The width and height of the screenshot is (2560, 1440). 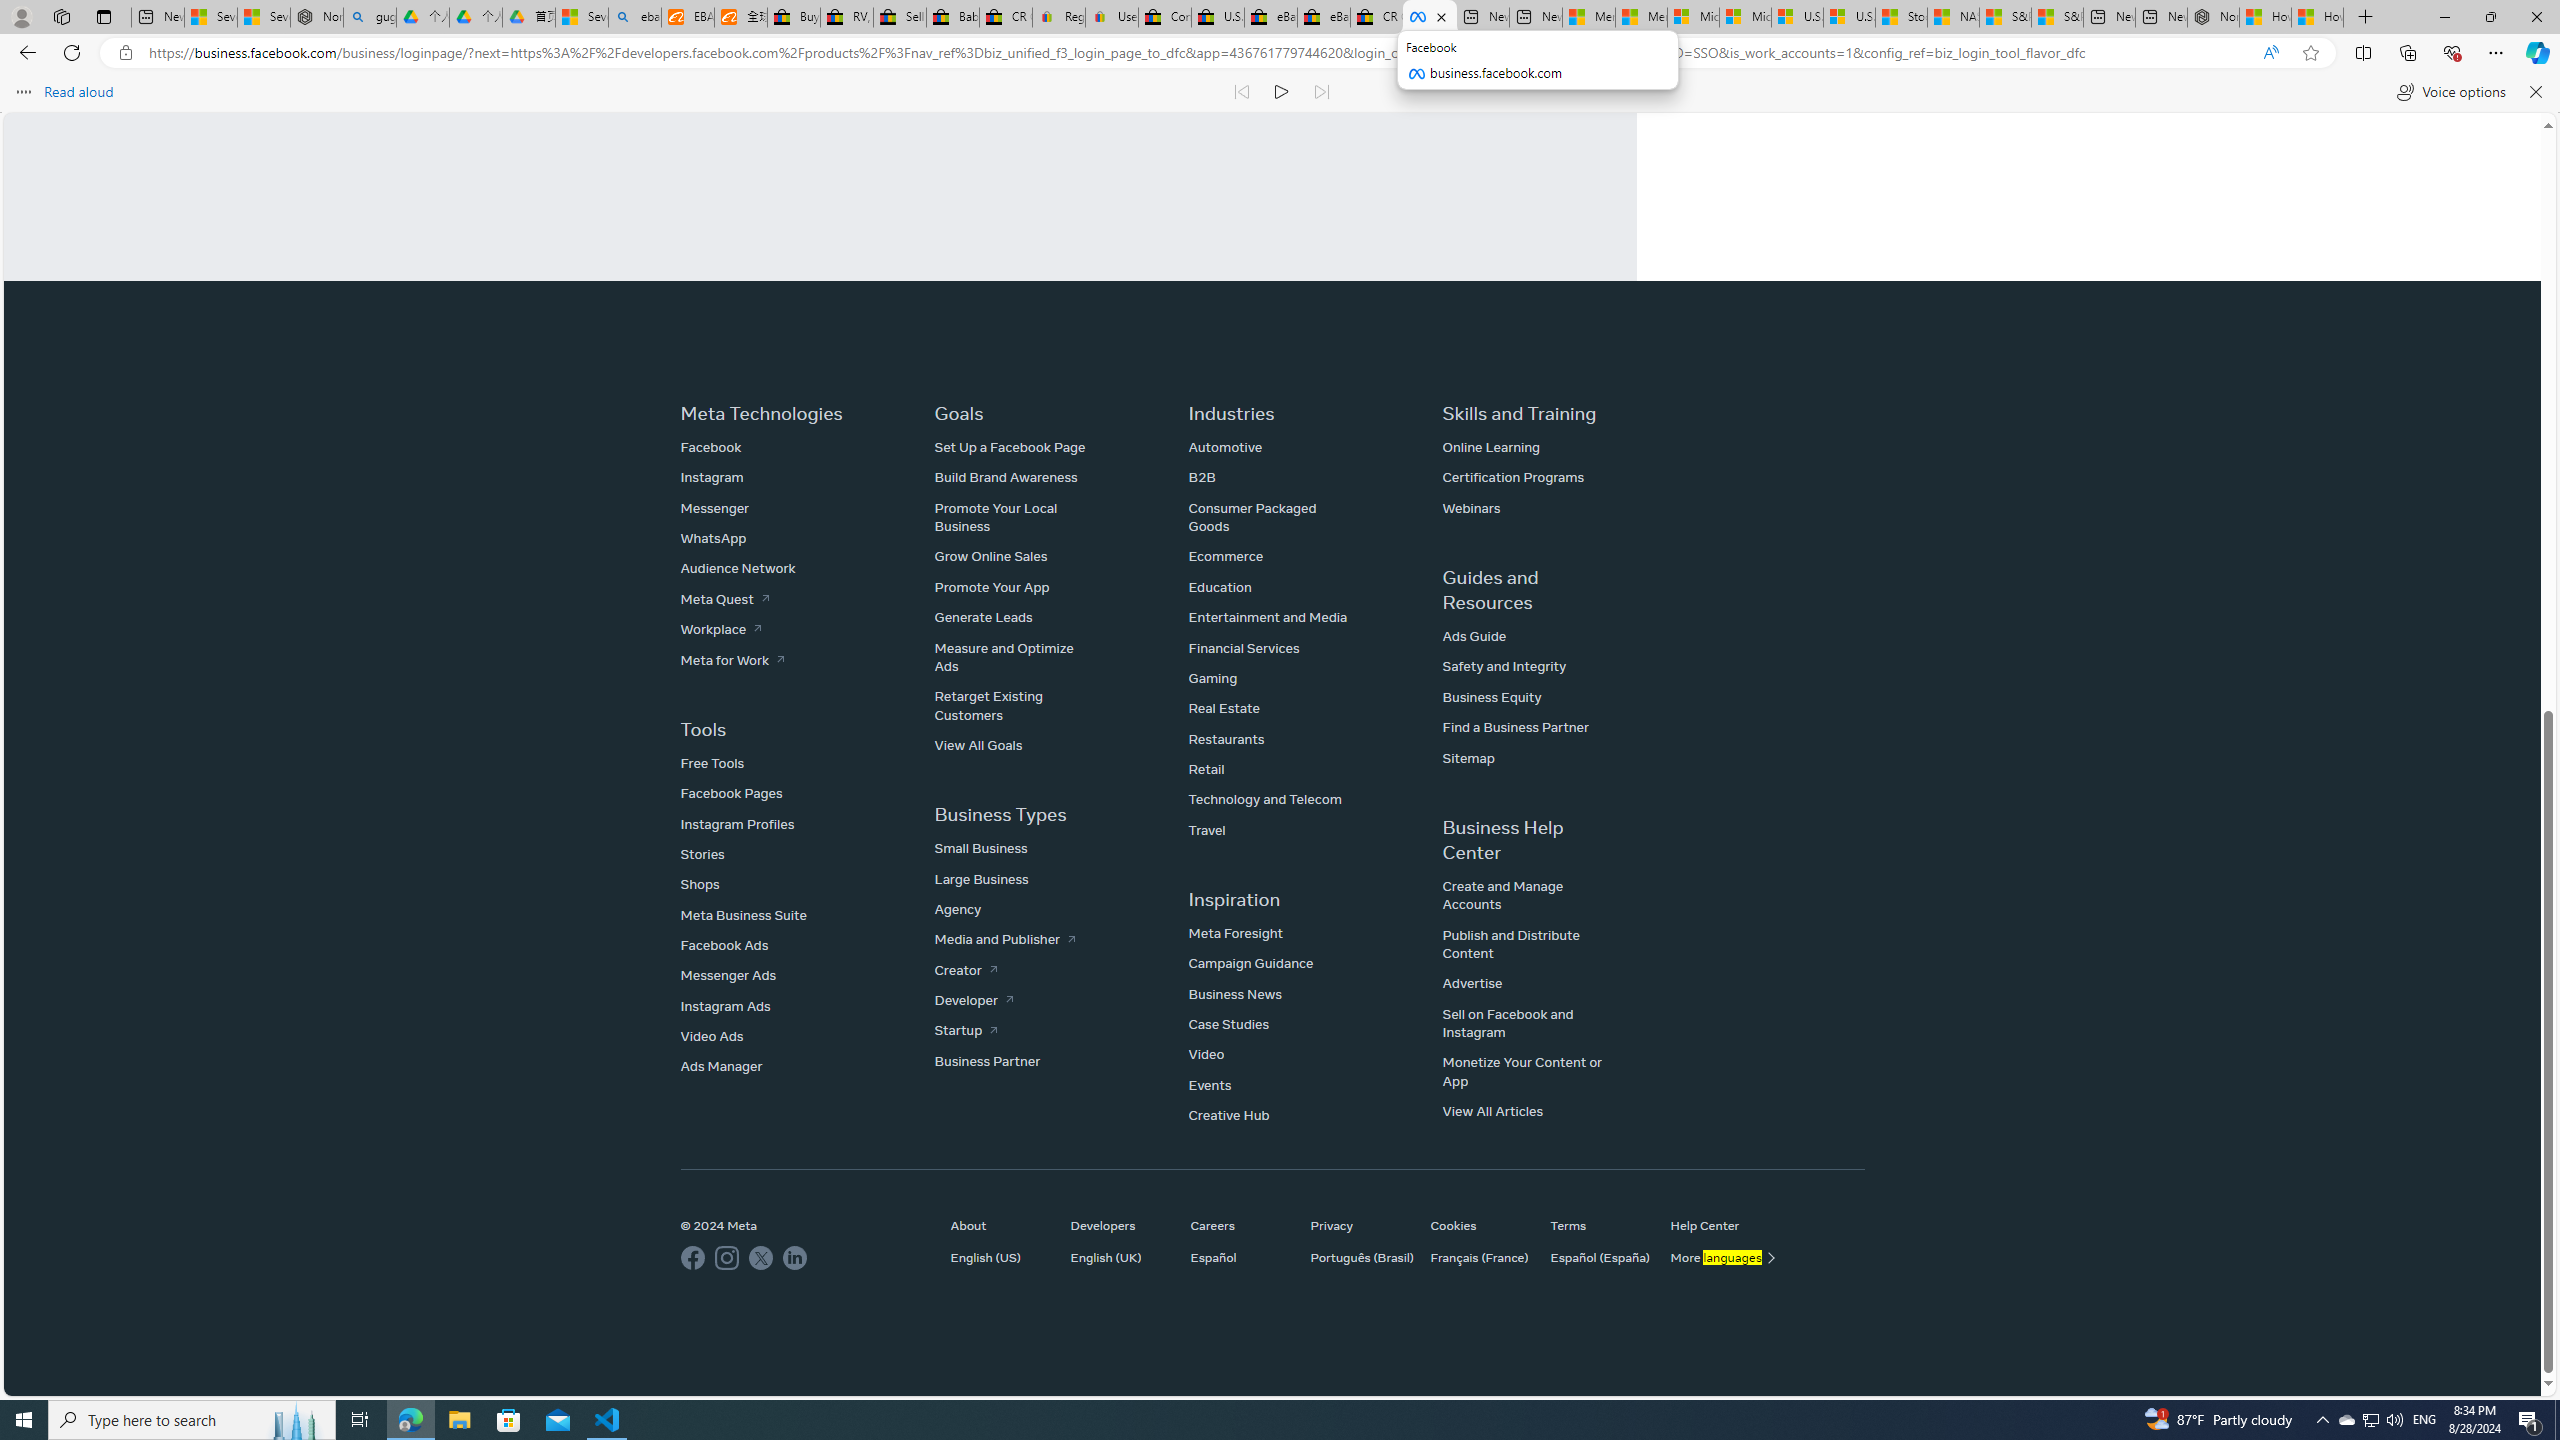 I want to click on 'WhatsApp', so click(x=713, y=537).